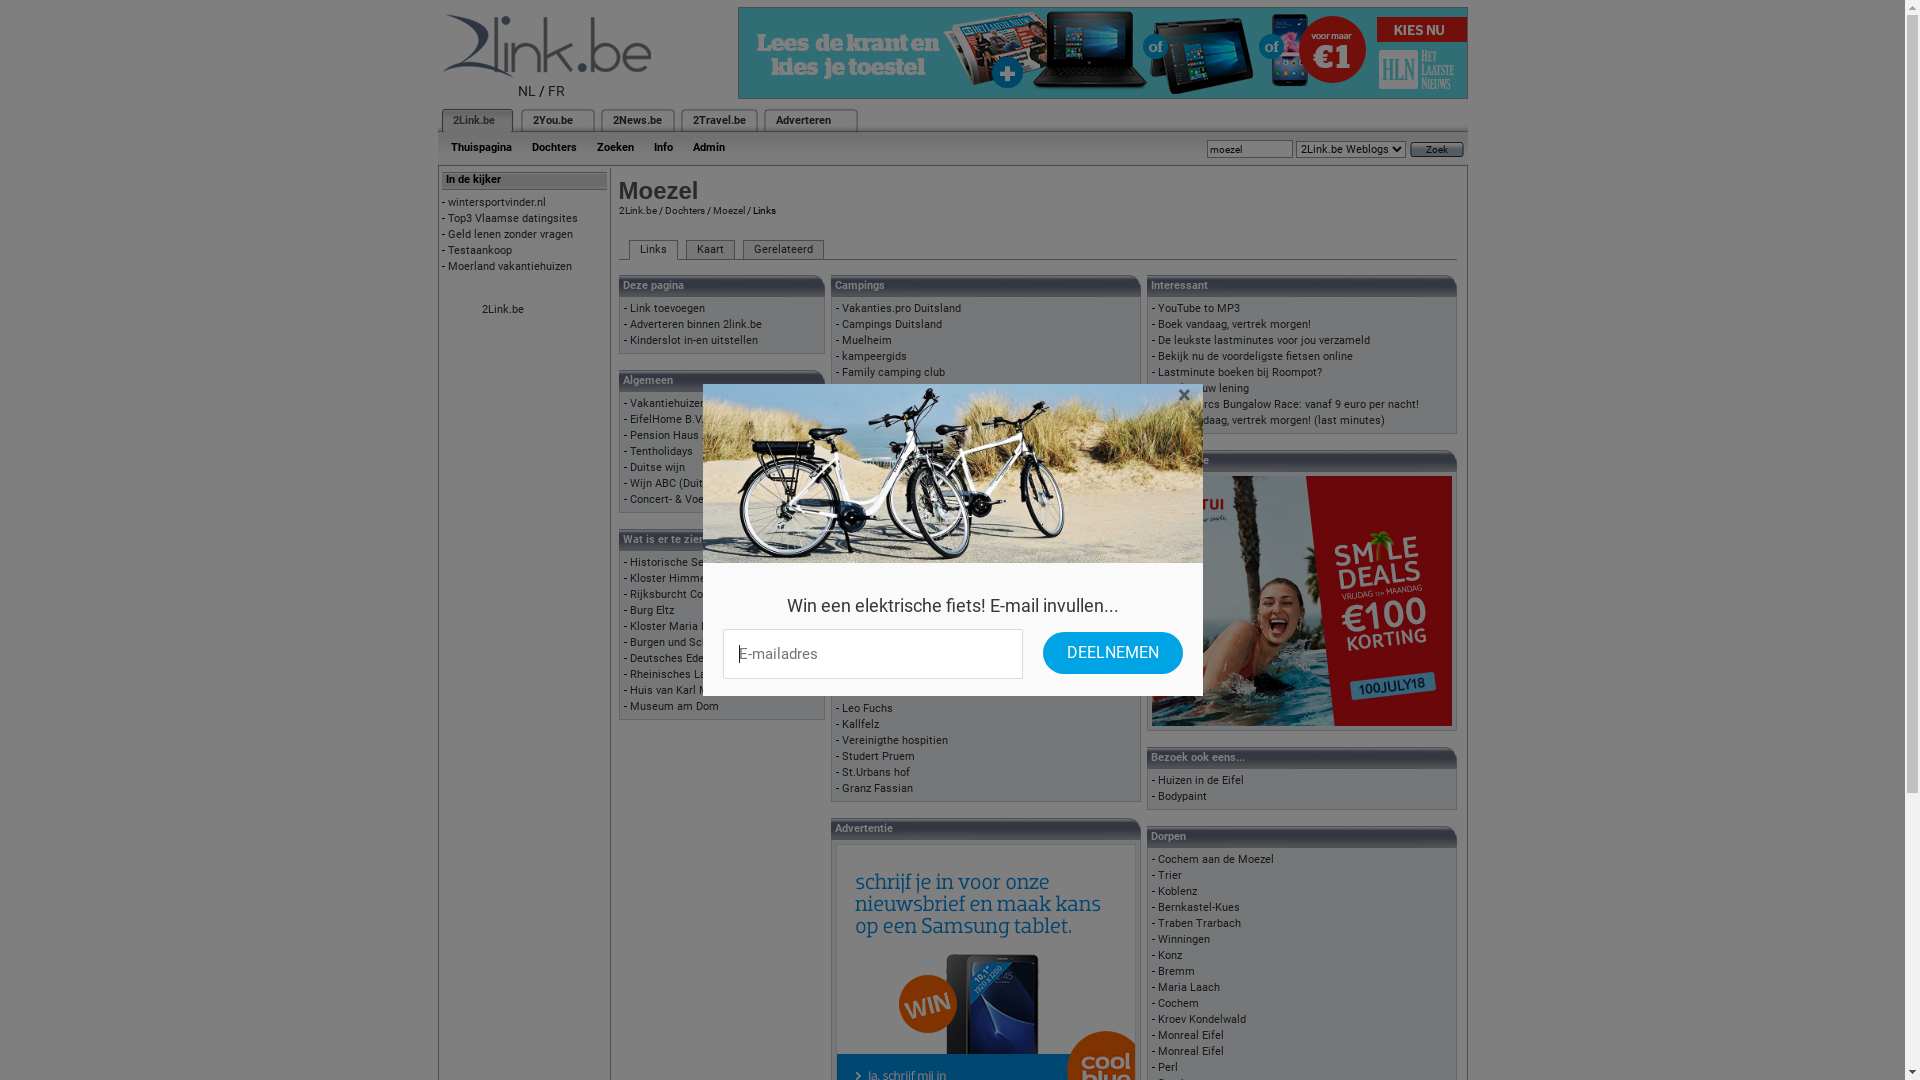 The image size is (1920, 1080). I want to click on 'Adverteren binnen 2link.be', so click(696, 323).